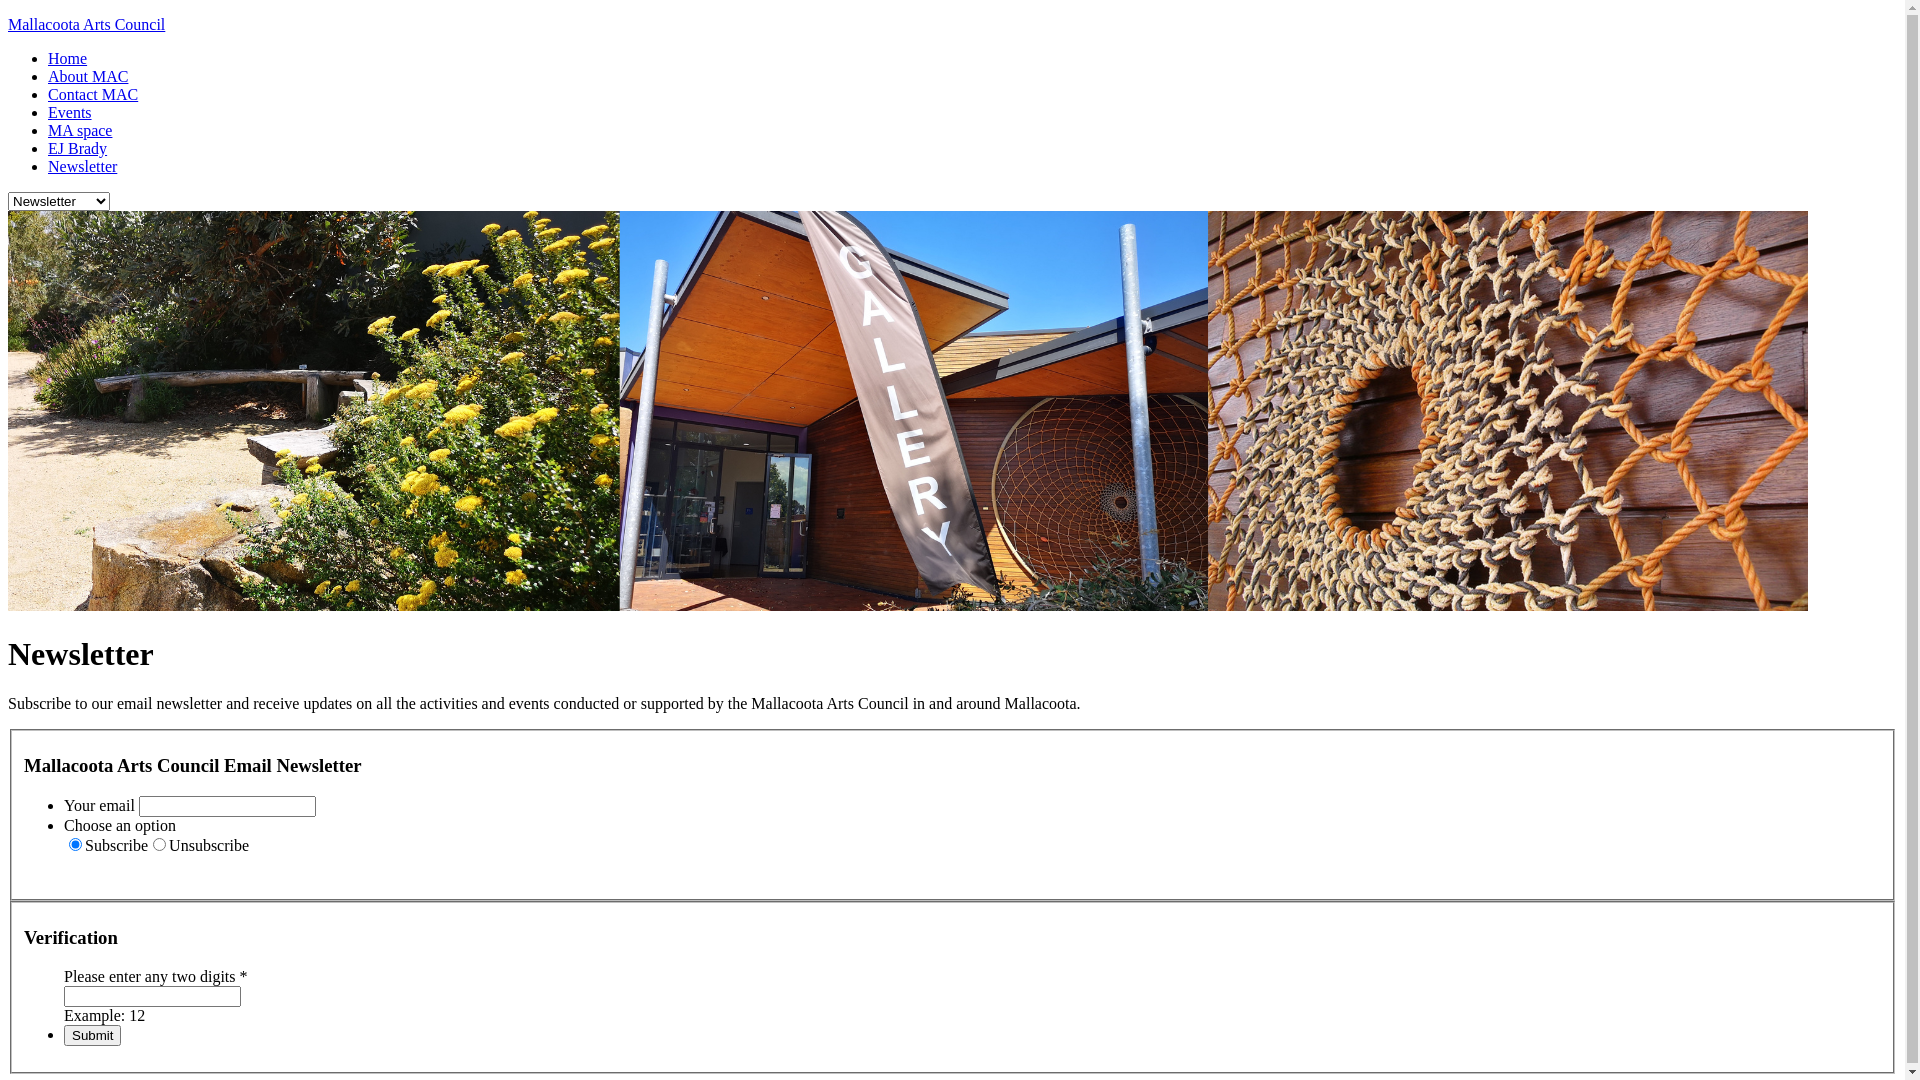  Describe the element at coordinates (81, 165) in the screenshot. I see `'Newsletter'` at that location.